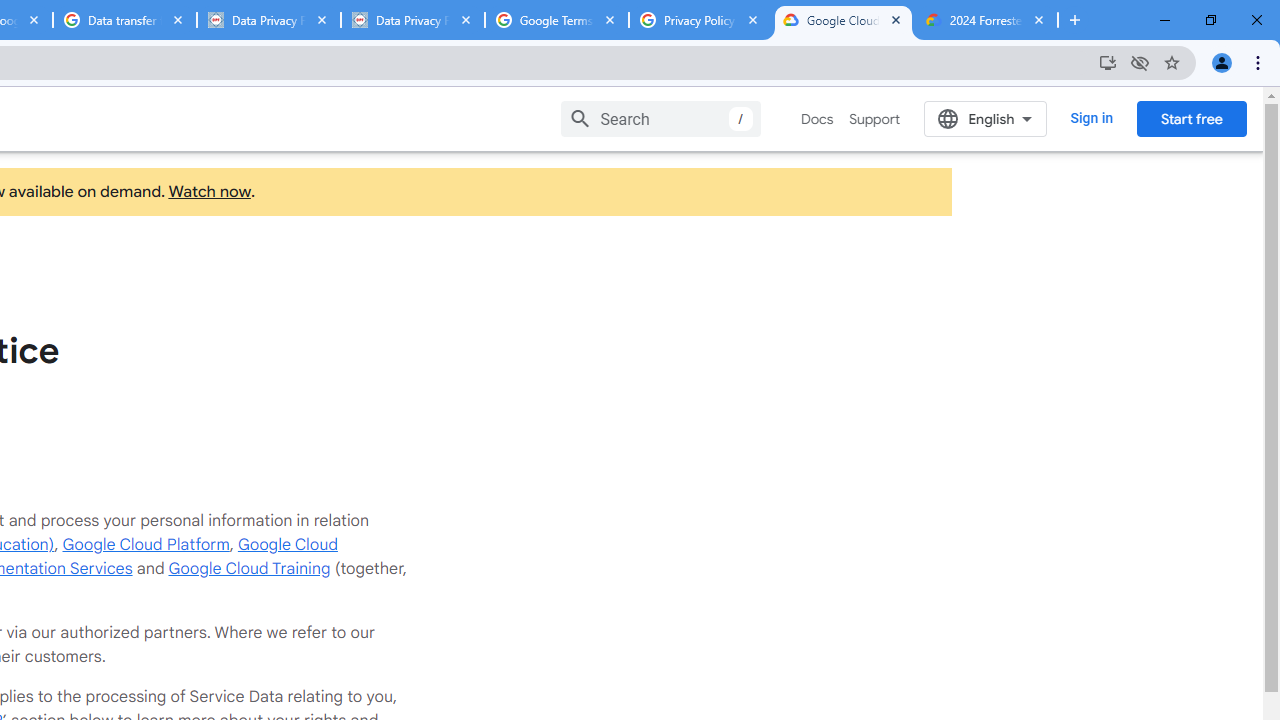 The image size is (1280, 720). I want to click on 'Google Cloud Training', so click(248, 568).